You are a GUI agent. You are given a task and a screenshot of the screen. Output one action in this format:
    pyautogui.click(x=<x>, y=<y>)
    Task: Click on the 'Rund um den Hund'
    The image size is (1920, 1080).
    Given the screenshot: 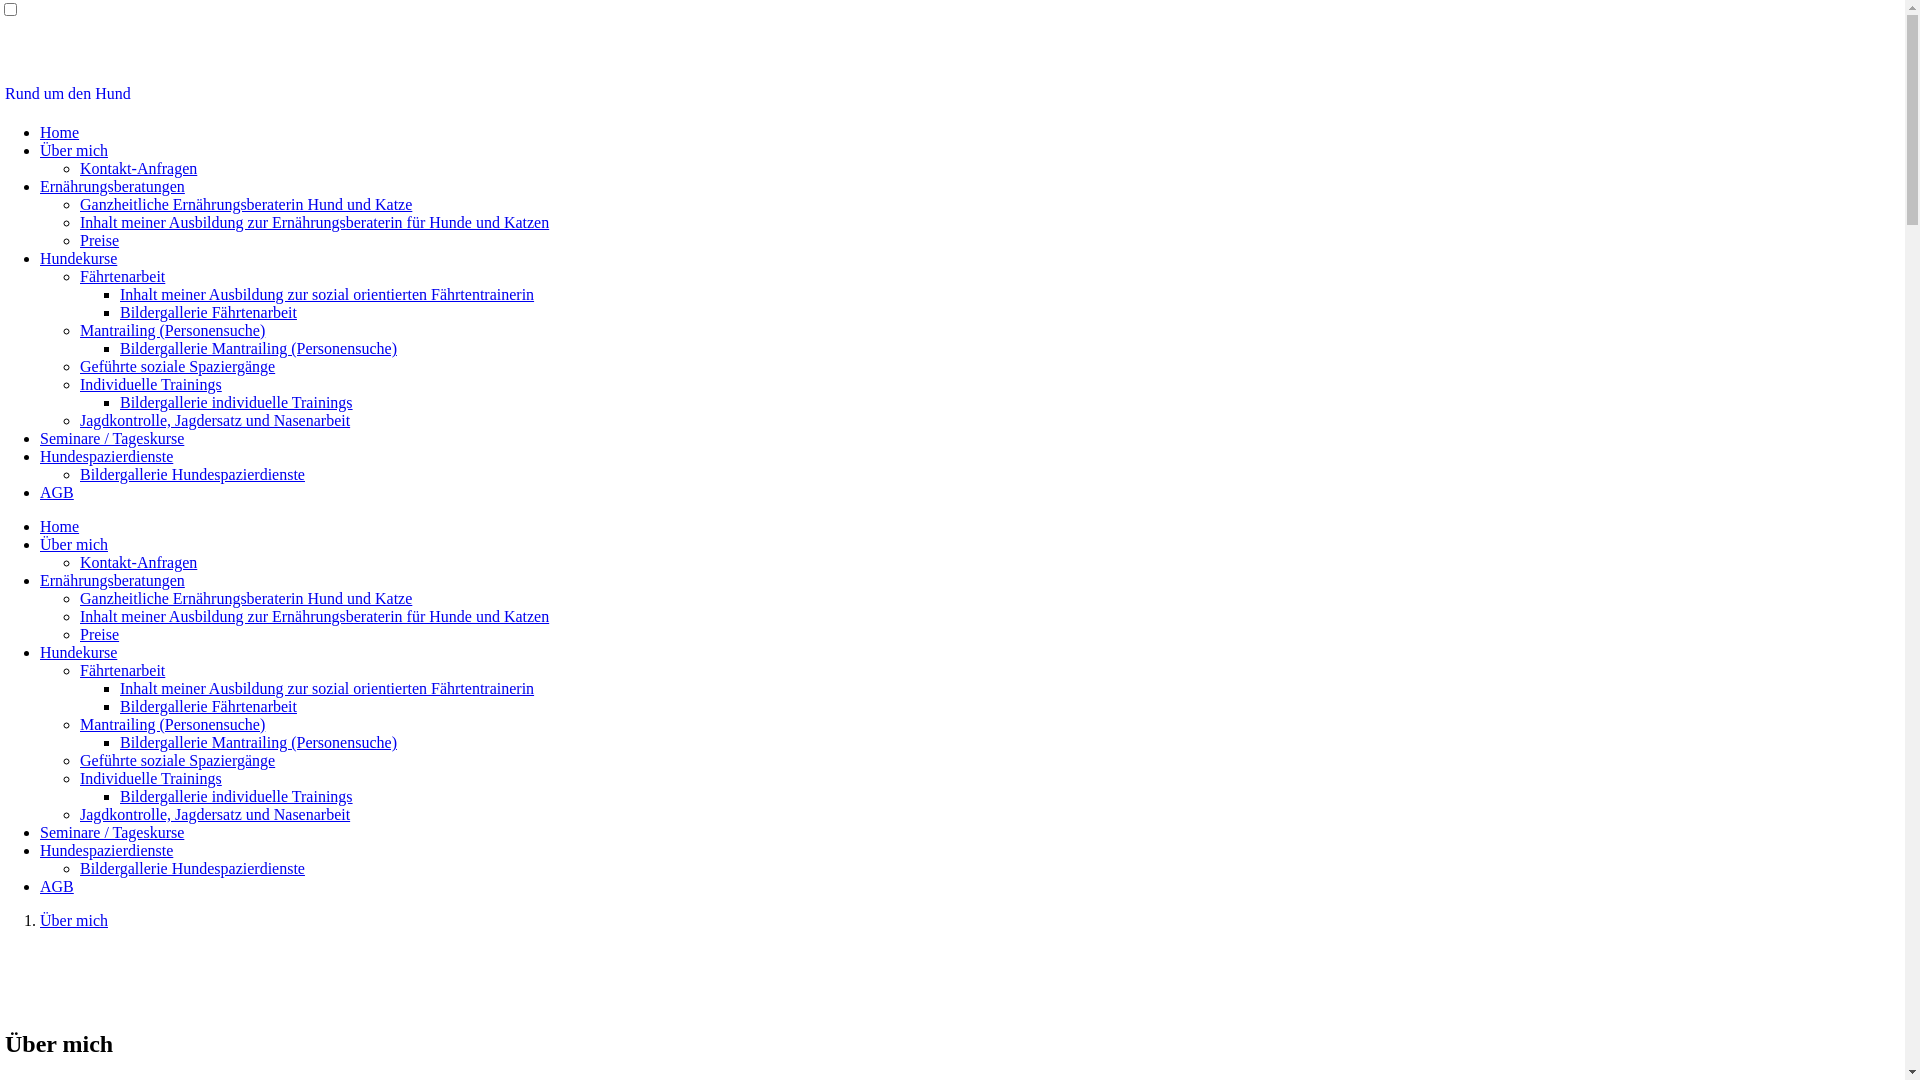 What is the action you would take?
    pyautogui.click(x=67, y=93)
    